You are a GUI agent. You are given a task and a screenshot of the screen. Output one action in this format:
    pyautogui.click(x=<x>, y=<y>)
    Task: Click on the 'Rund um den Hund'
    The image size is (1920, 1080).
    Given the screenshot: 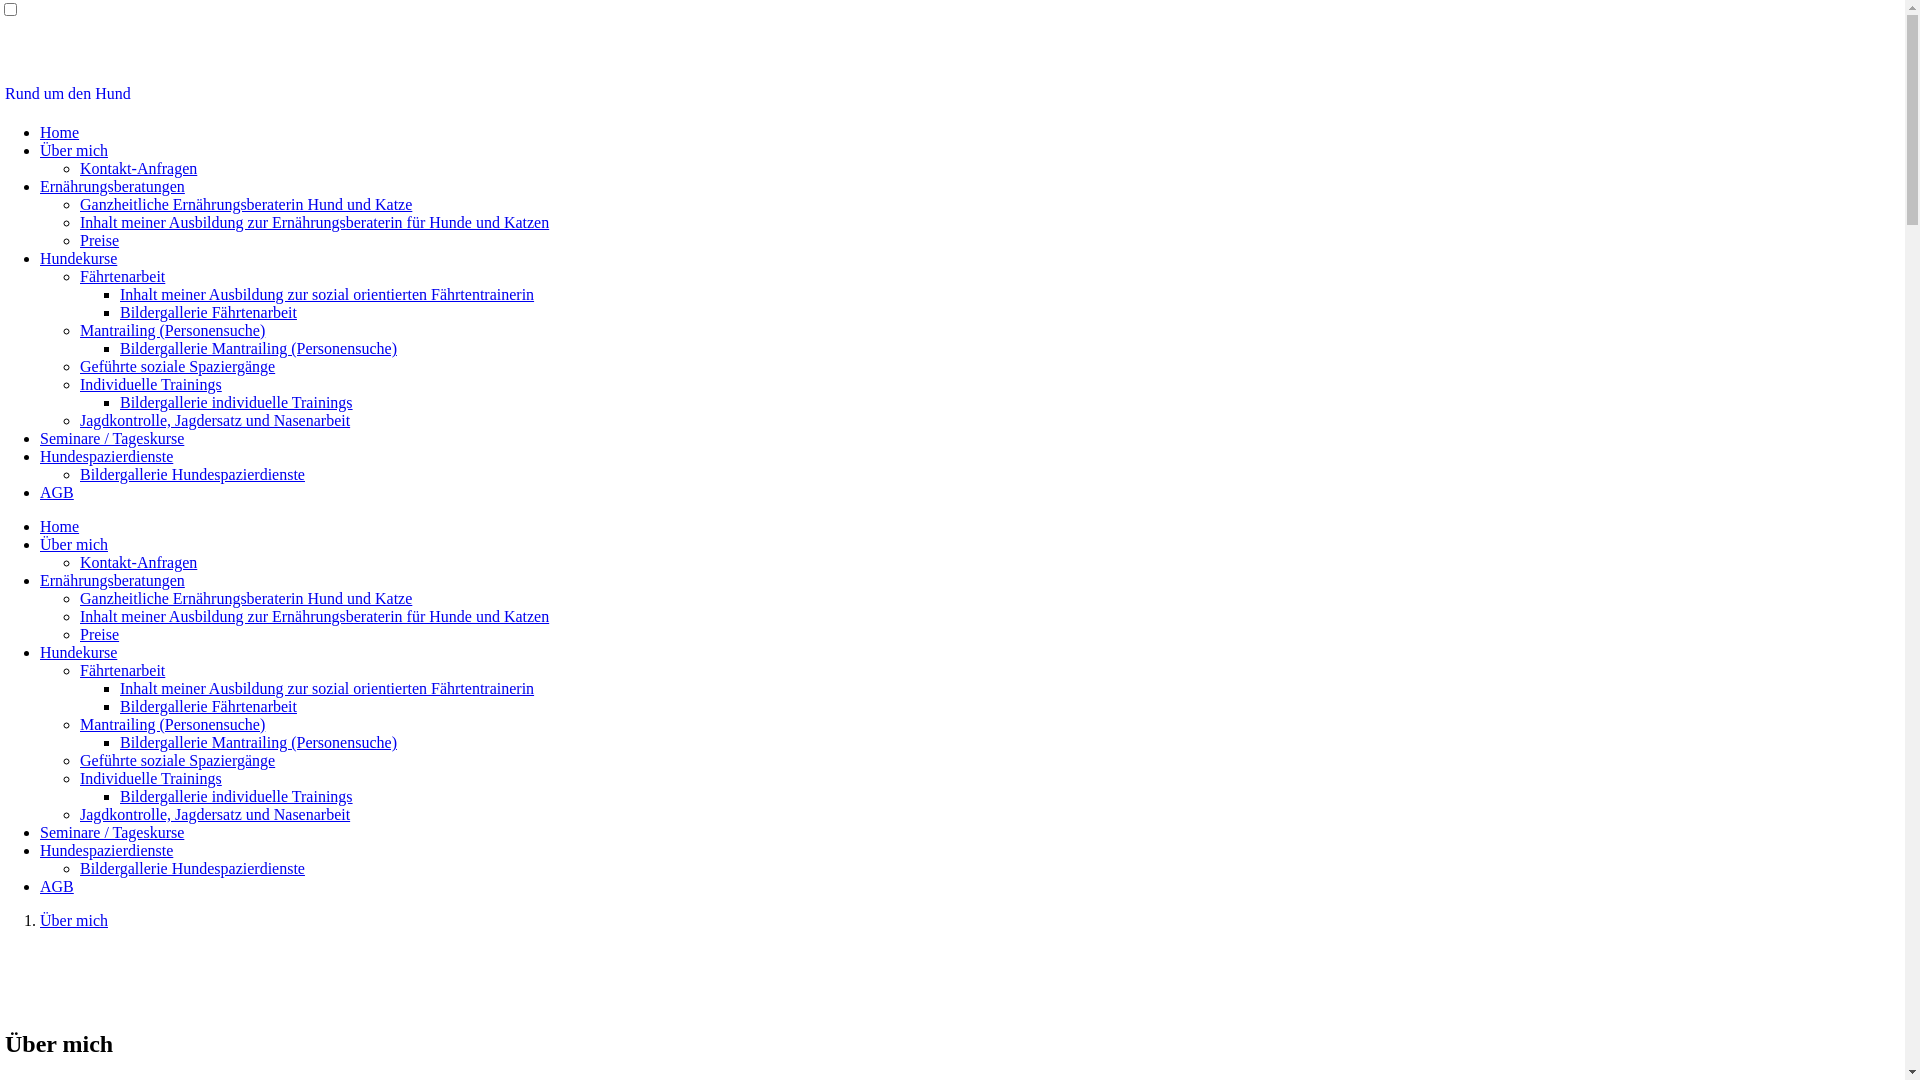 What is the action you would take?
    pyautogui.click(x=67, y=93)
    